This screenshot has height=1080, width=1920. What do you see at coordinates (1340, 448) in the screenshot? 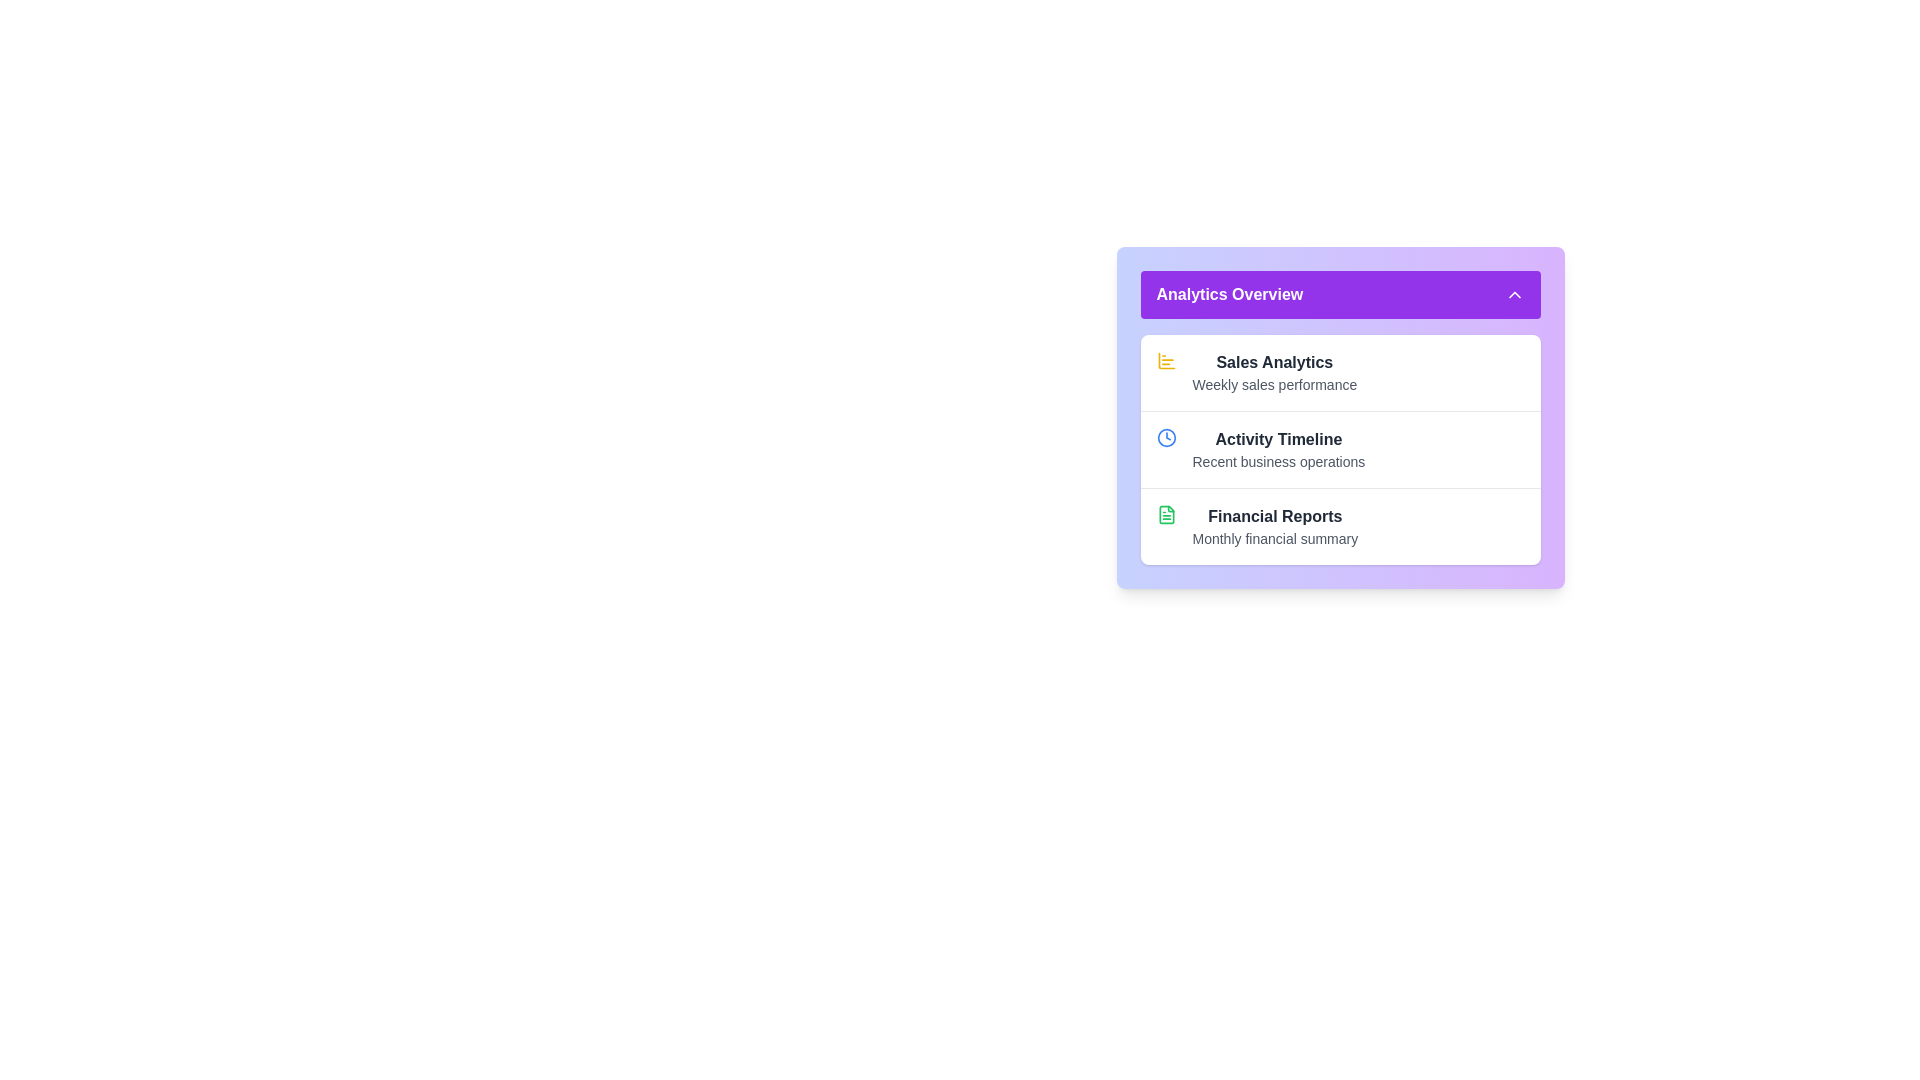
I see `the second entry in the vertical list of options, which represents a selectable item for recent business activities` at bounding box center [1340, 448].